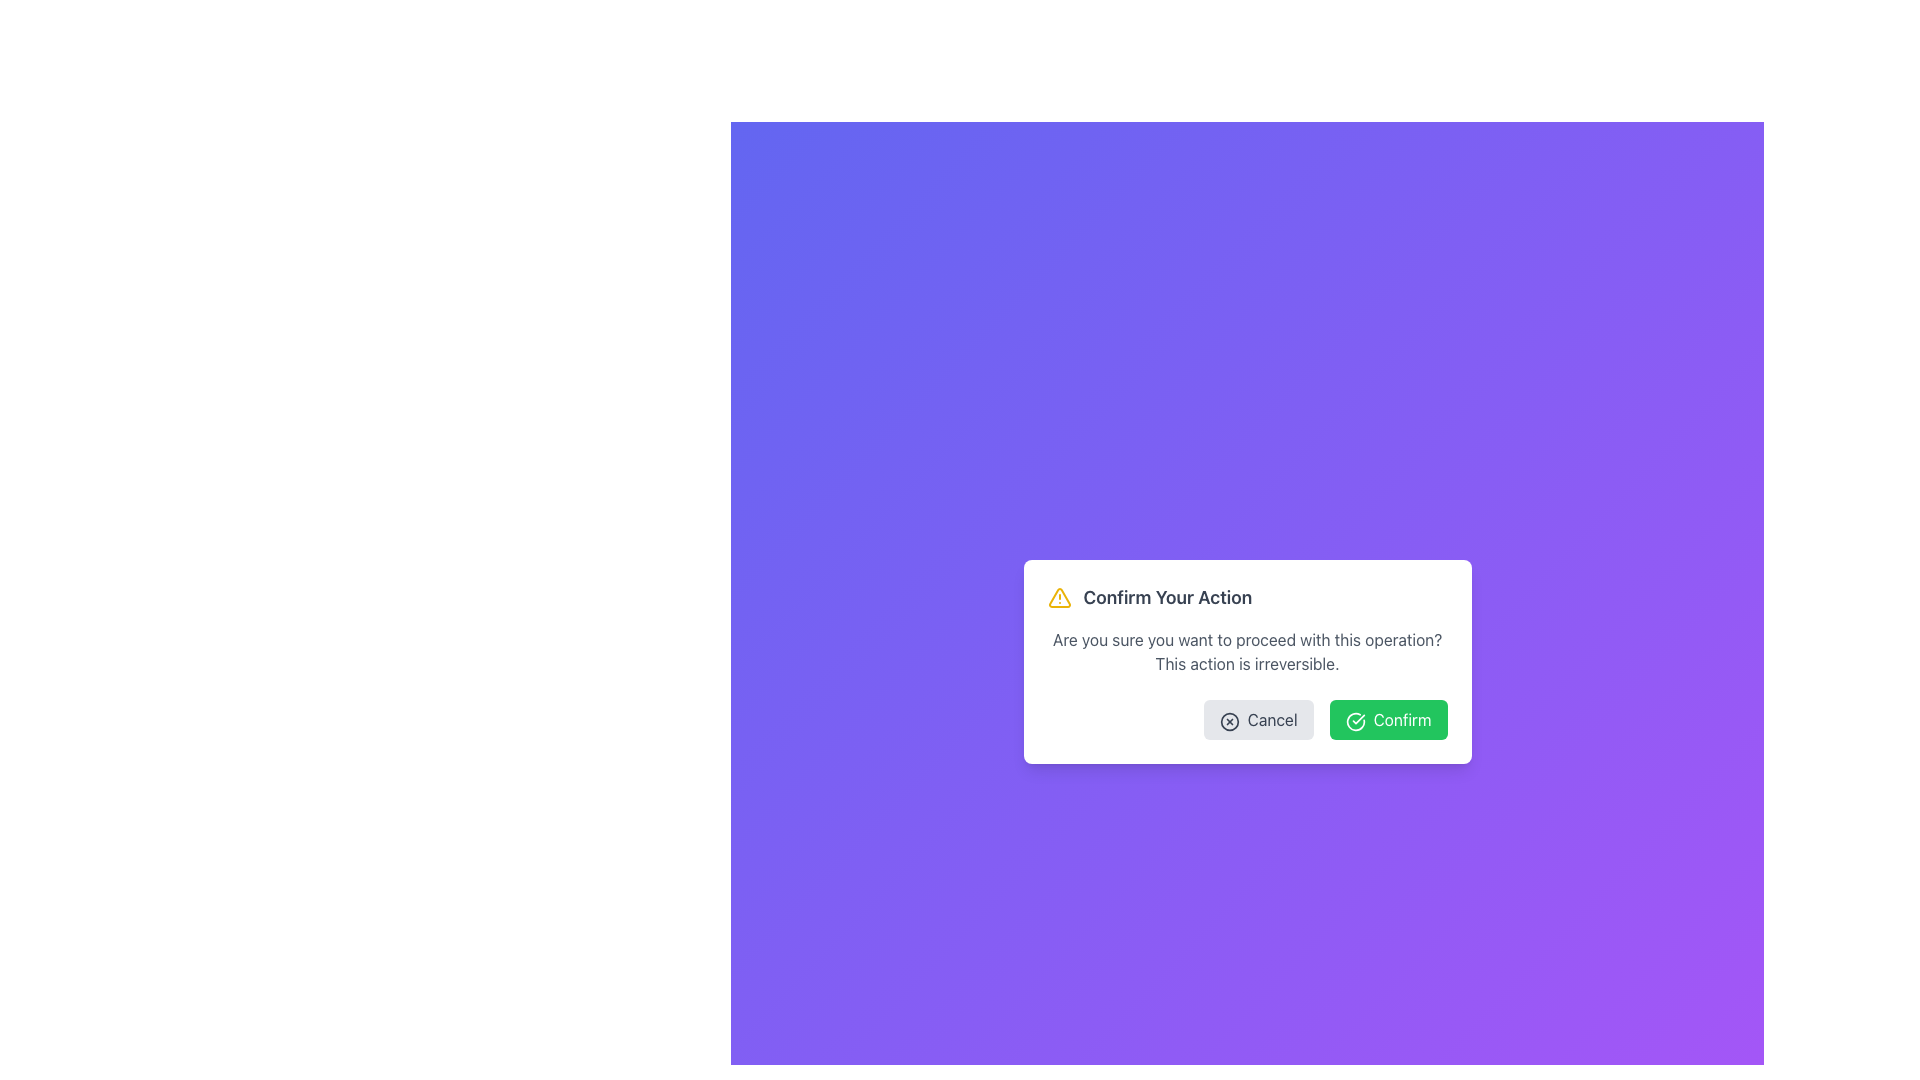  What do you see at coordinates (1257, 720) in the screenshot?
I see `the 'Cancel' button with a light gray background and rounded edges, located in the bottom-right part of the confirmation dialog box` at bounding box center [1257, 720].